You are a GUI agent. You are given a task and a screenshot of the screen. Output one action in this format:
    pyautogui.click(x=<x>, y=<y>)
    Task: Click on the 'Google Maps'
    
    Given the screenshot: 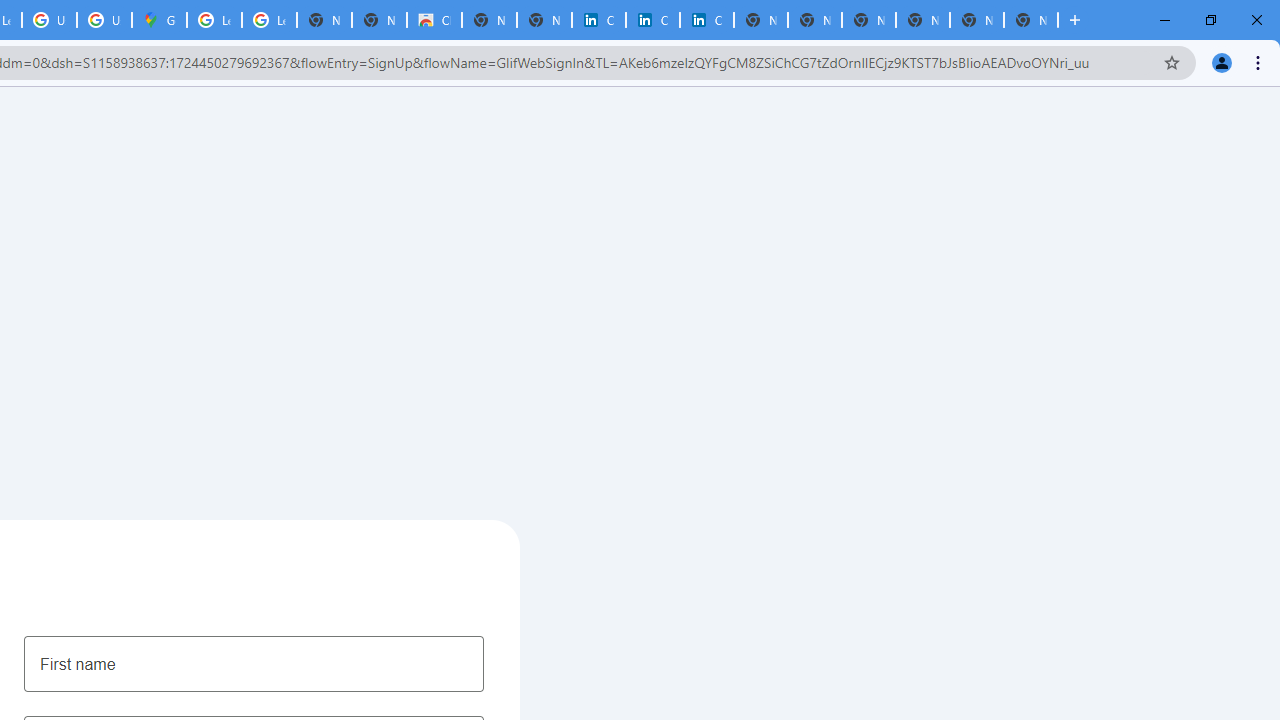 What is the action you would take?
    pyautogui.click(x=158, y=20)
    